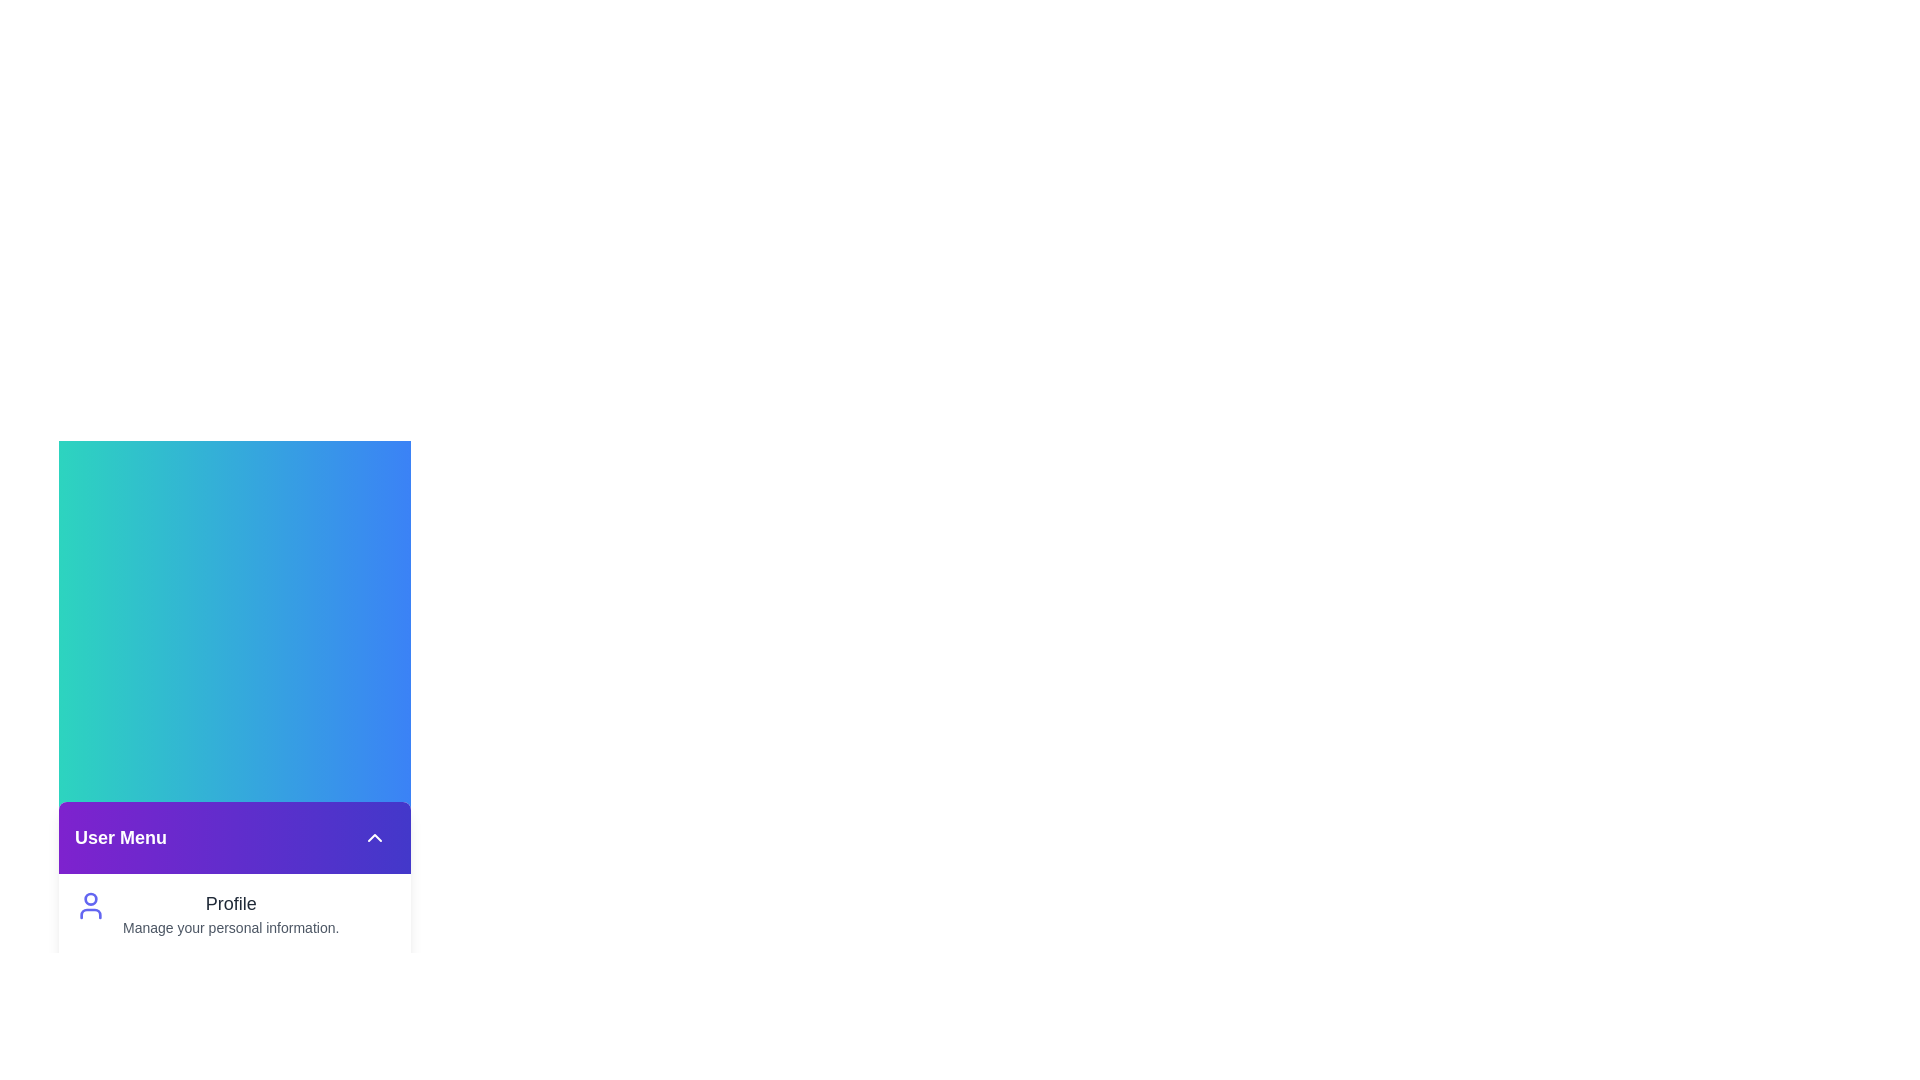 The image size is (1920, 1080). What do you see at coordinates (200, 898) in the screenshot?
I see `the text element Profile from the menu` at bounding box center [200, 898].